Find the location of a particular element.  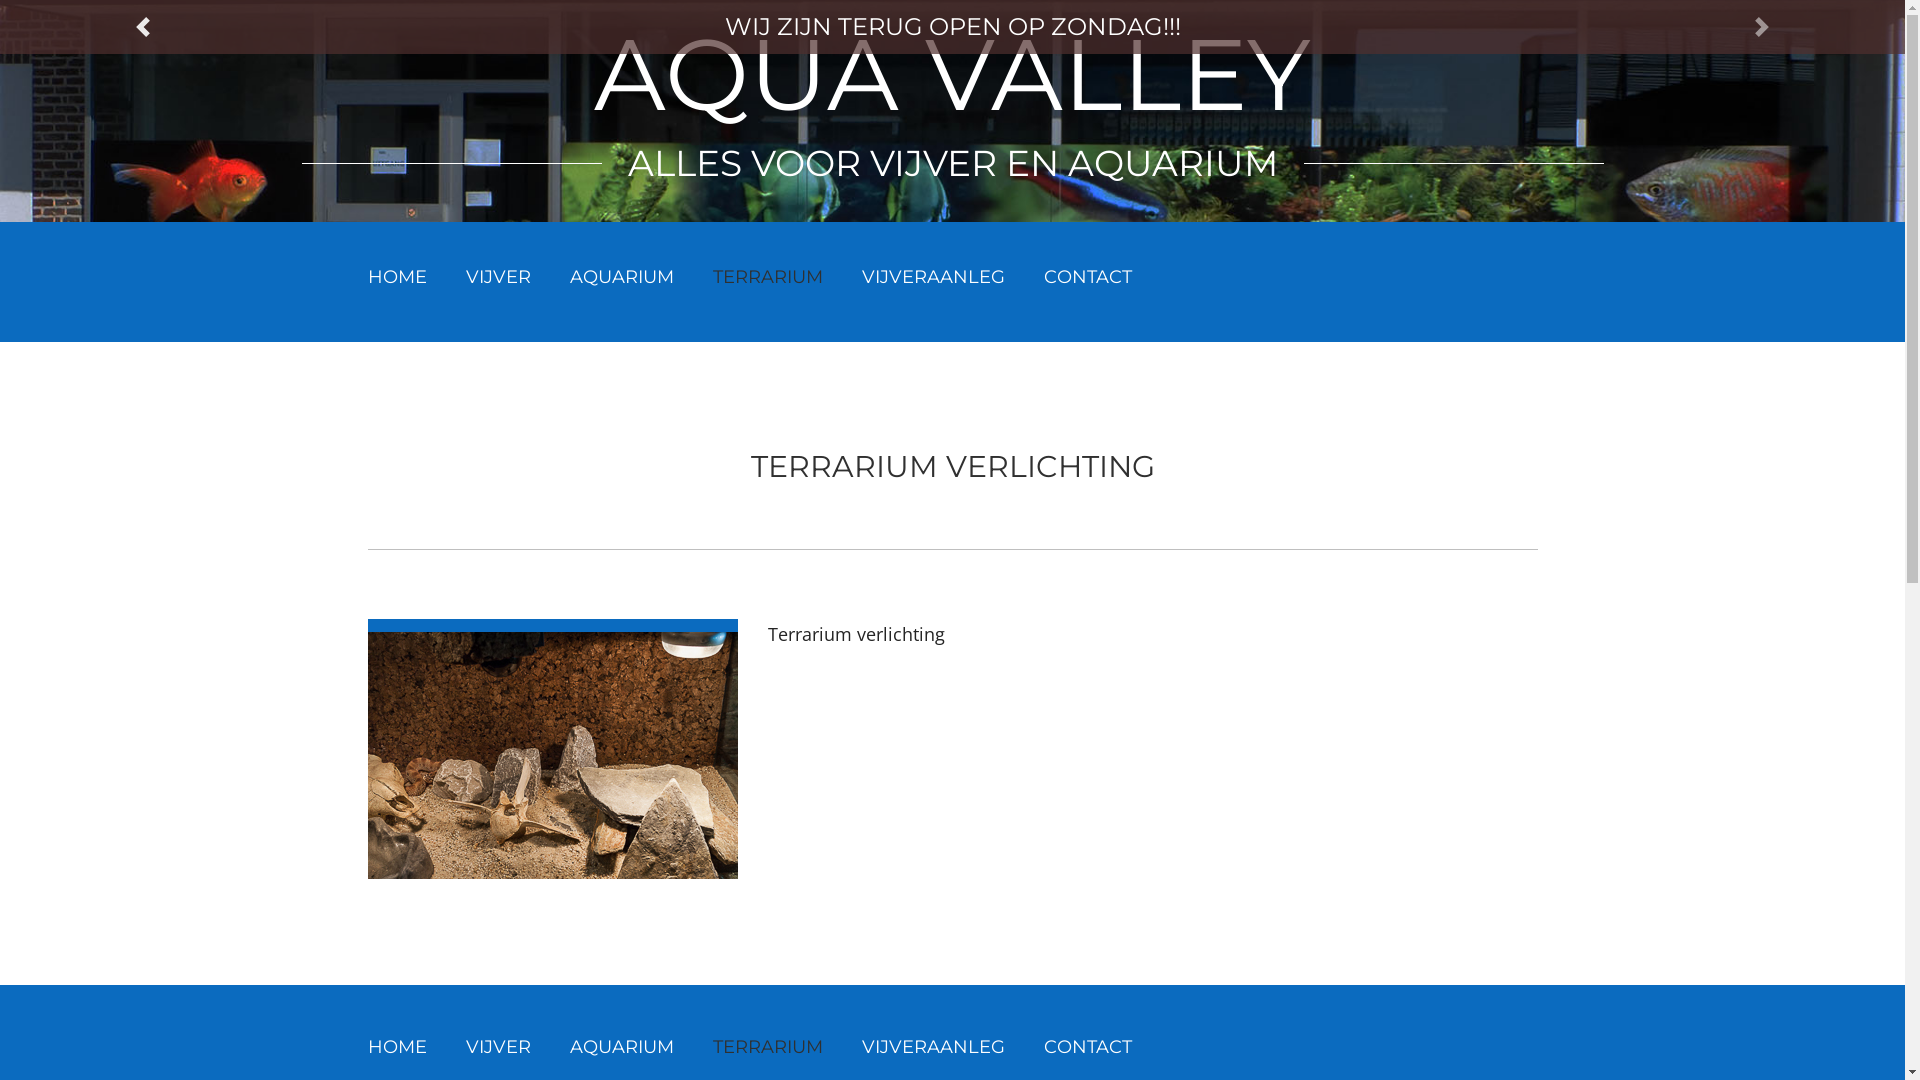

'AQUARIUM' is located at coordinates (621, 1045).